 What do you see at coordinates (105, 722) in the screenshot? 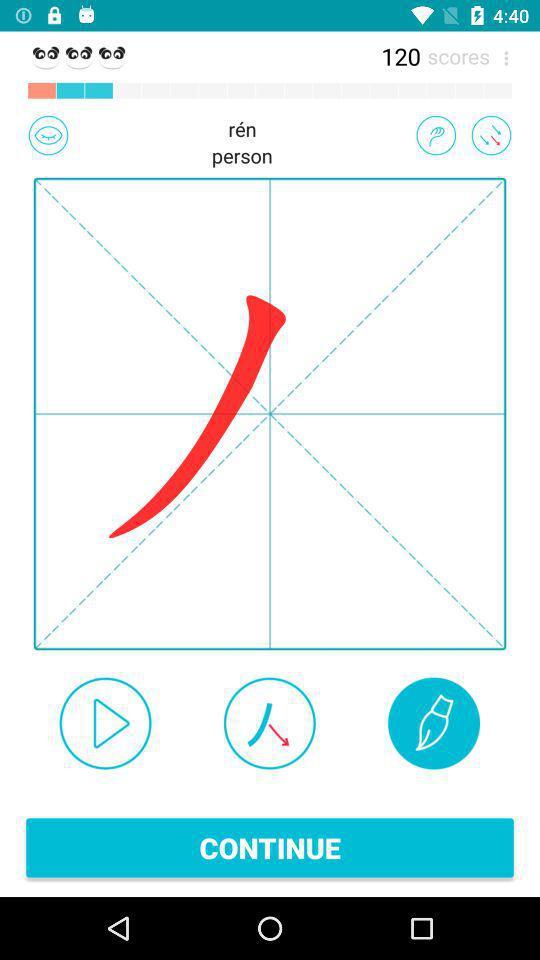
I see `button` at bounding box center [105, 722].